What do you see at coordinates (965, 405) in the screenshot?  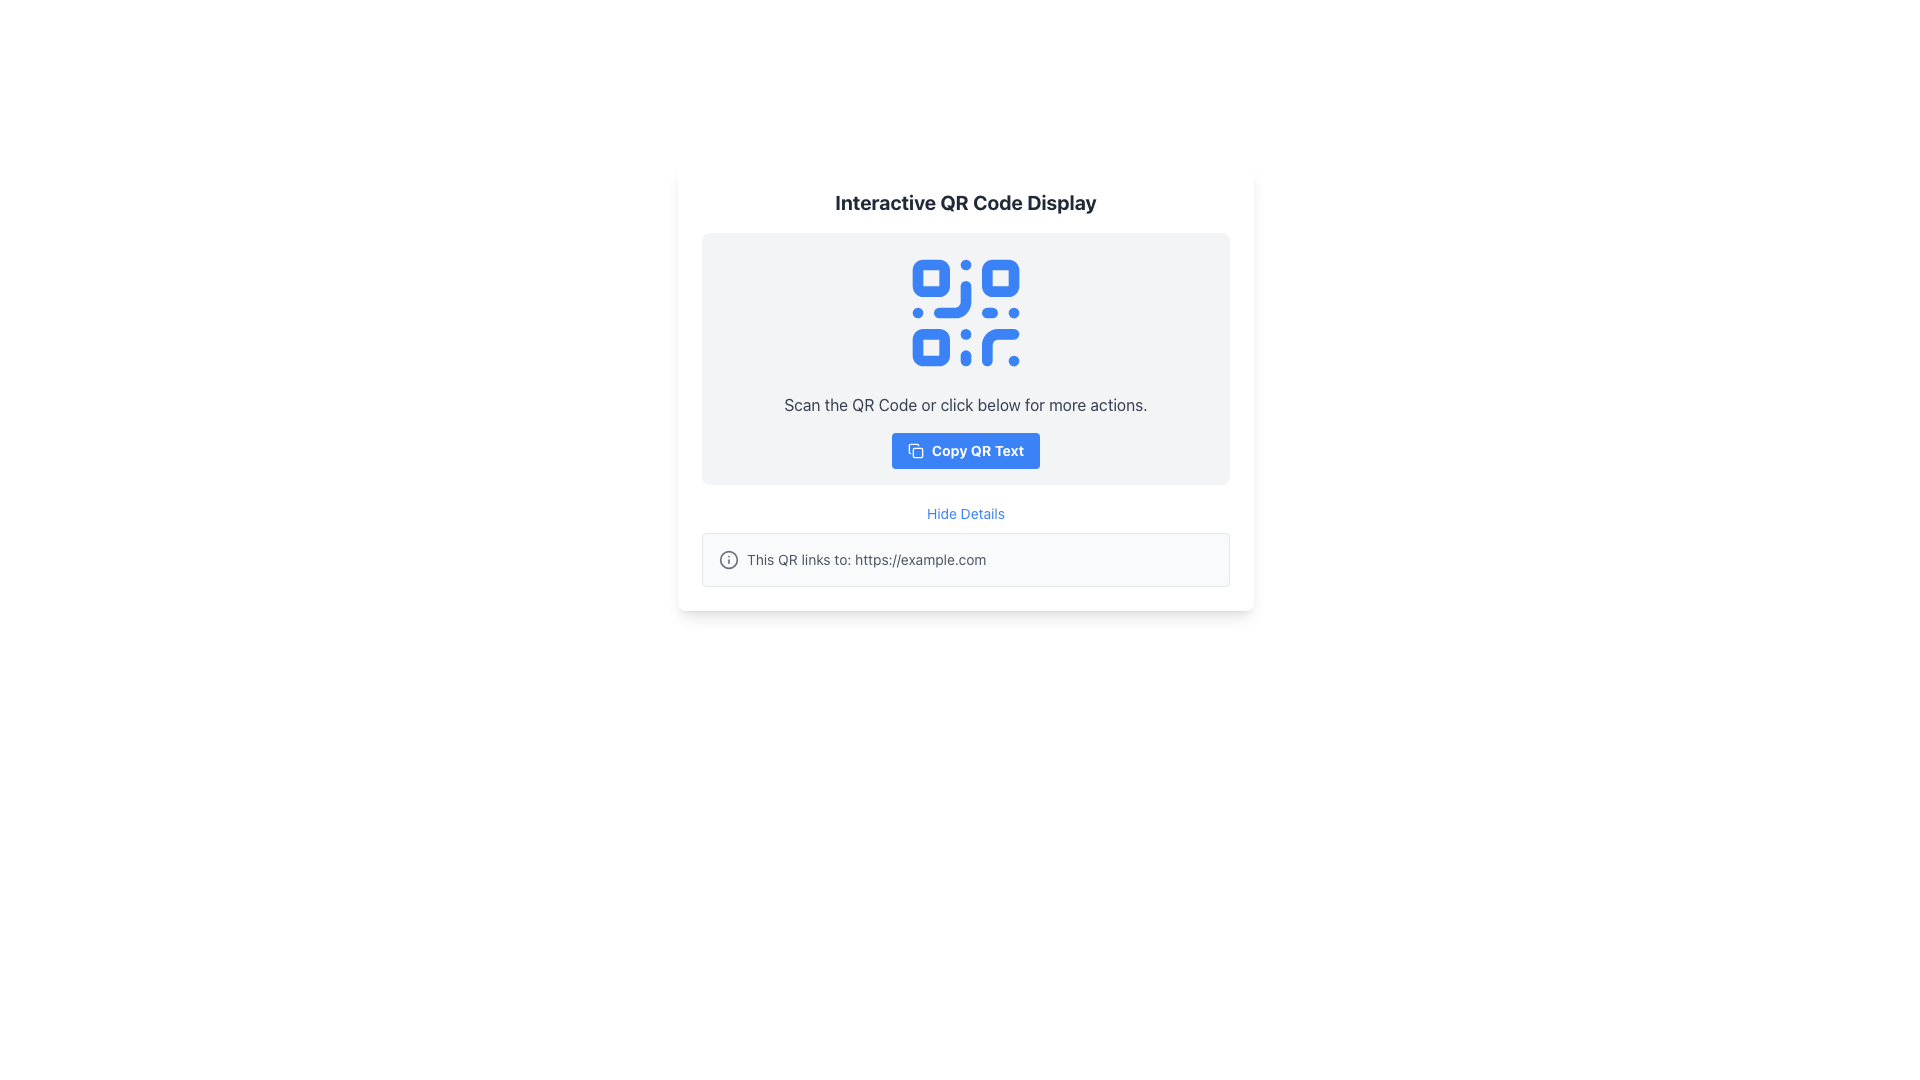 I see `the instructional text element located centrally below the QR code icon and above the blue button labeled 'Copy QR Text'` at bounding box center [965, 405].